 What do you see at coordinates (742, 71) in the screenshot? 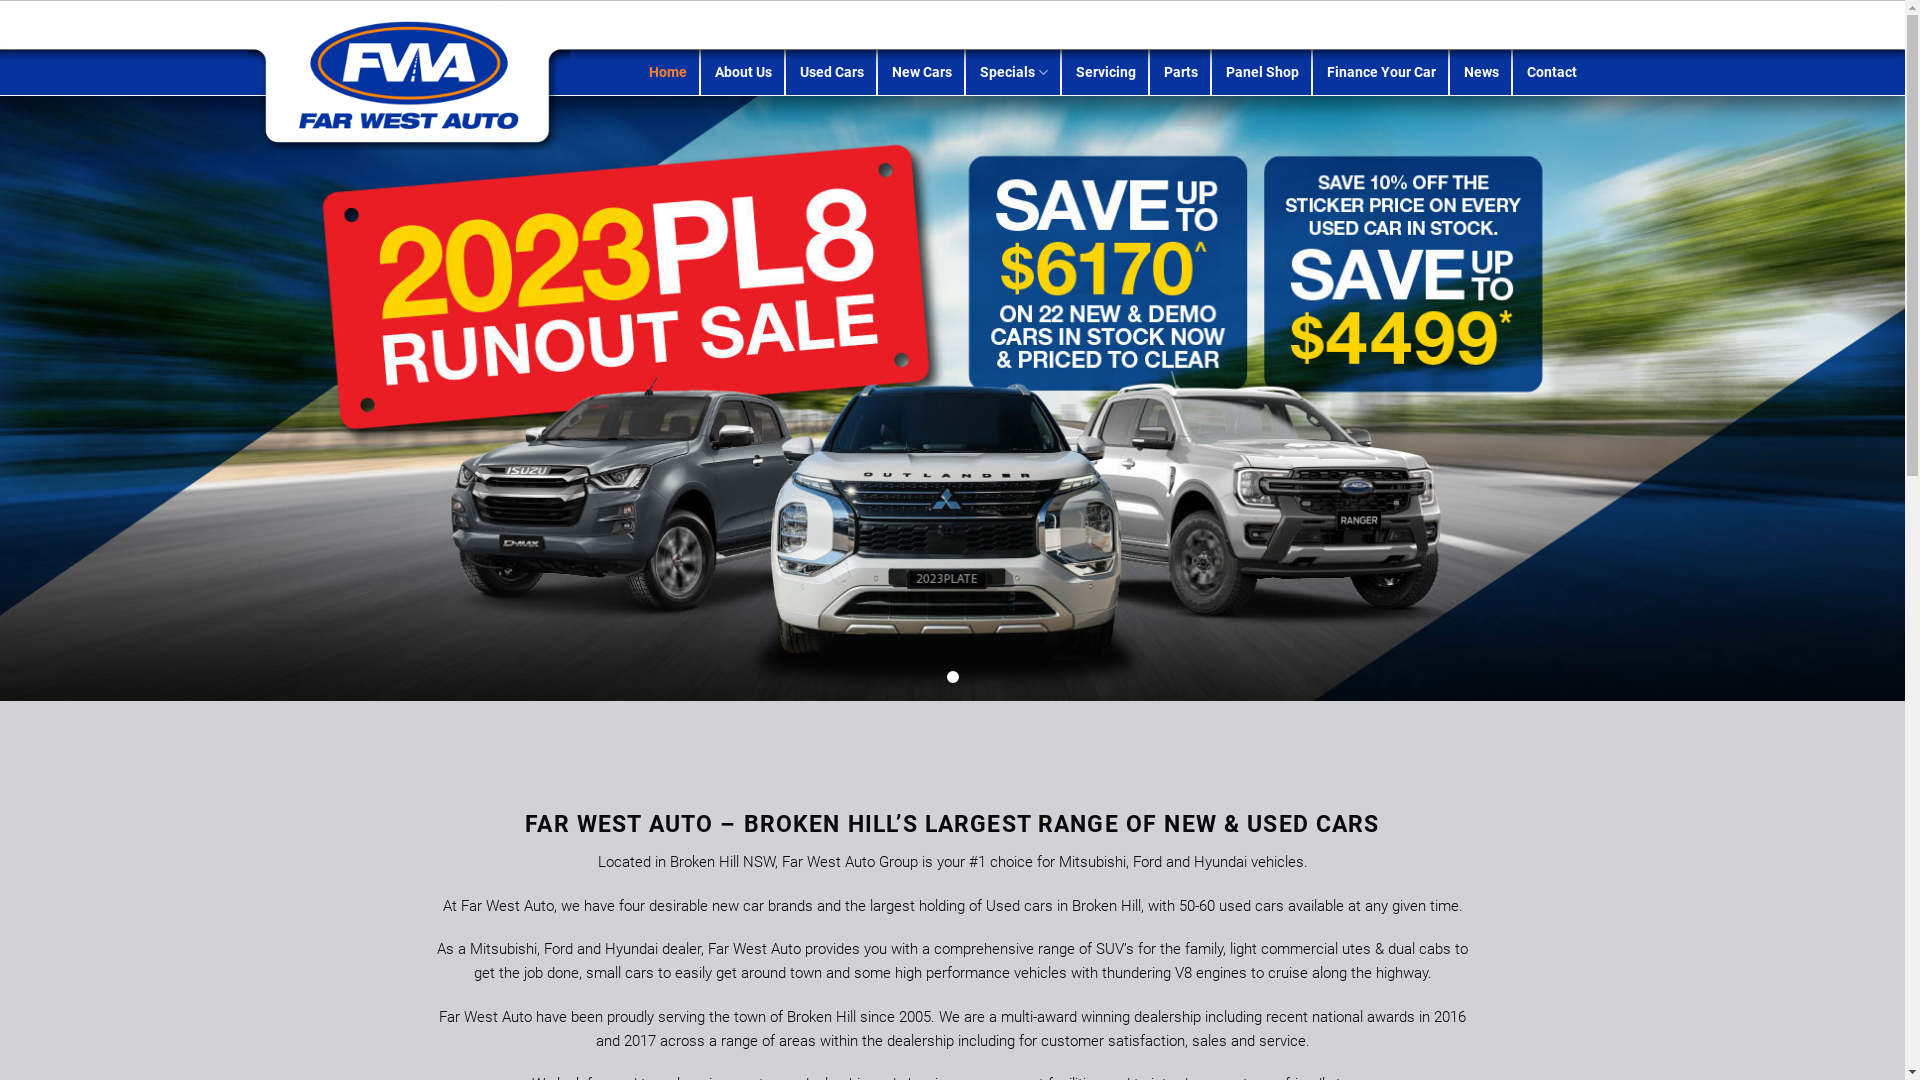
I see `'About Us'` at bounding box center [742, 71].